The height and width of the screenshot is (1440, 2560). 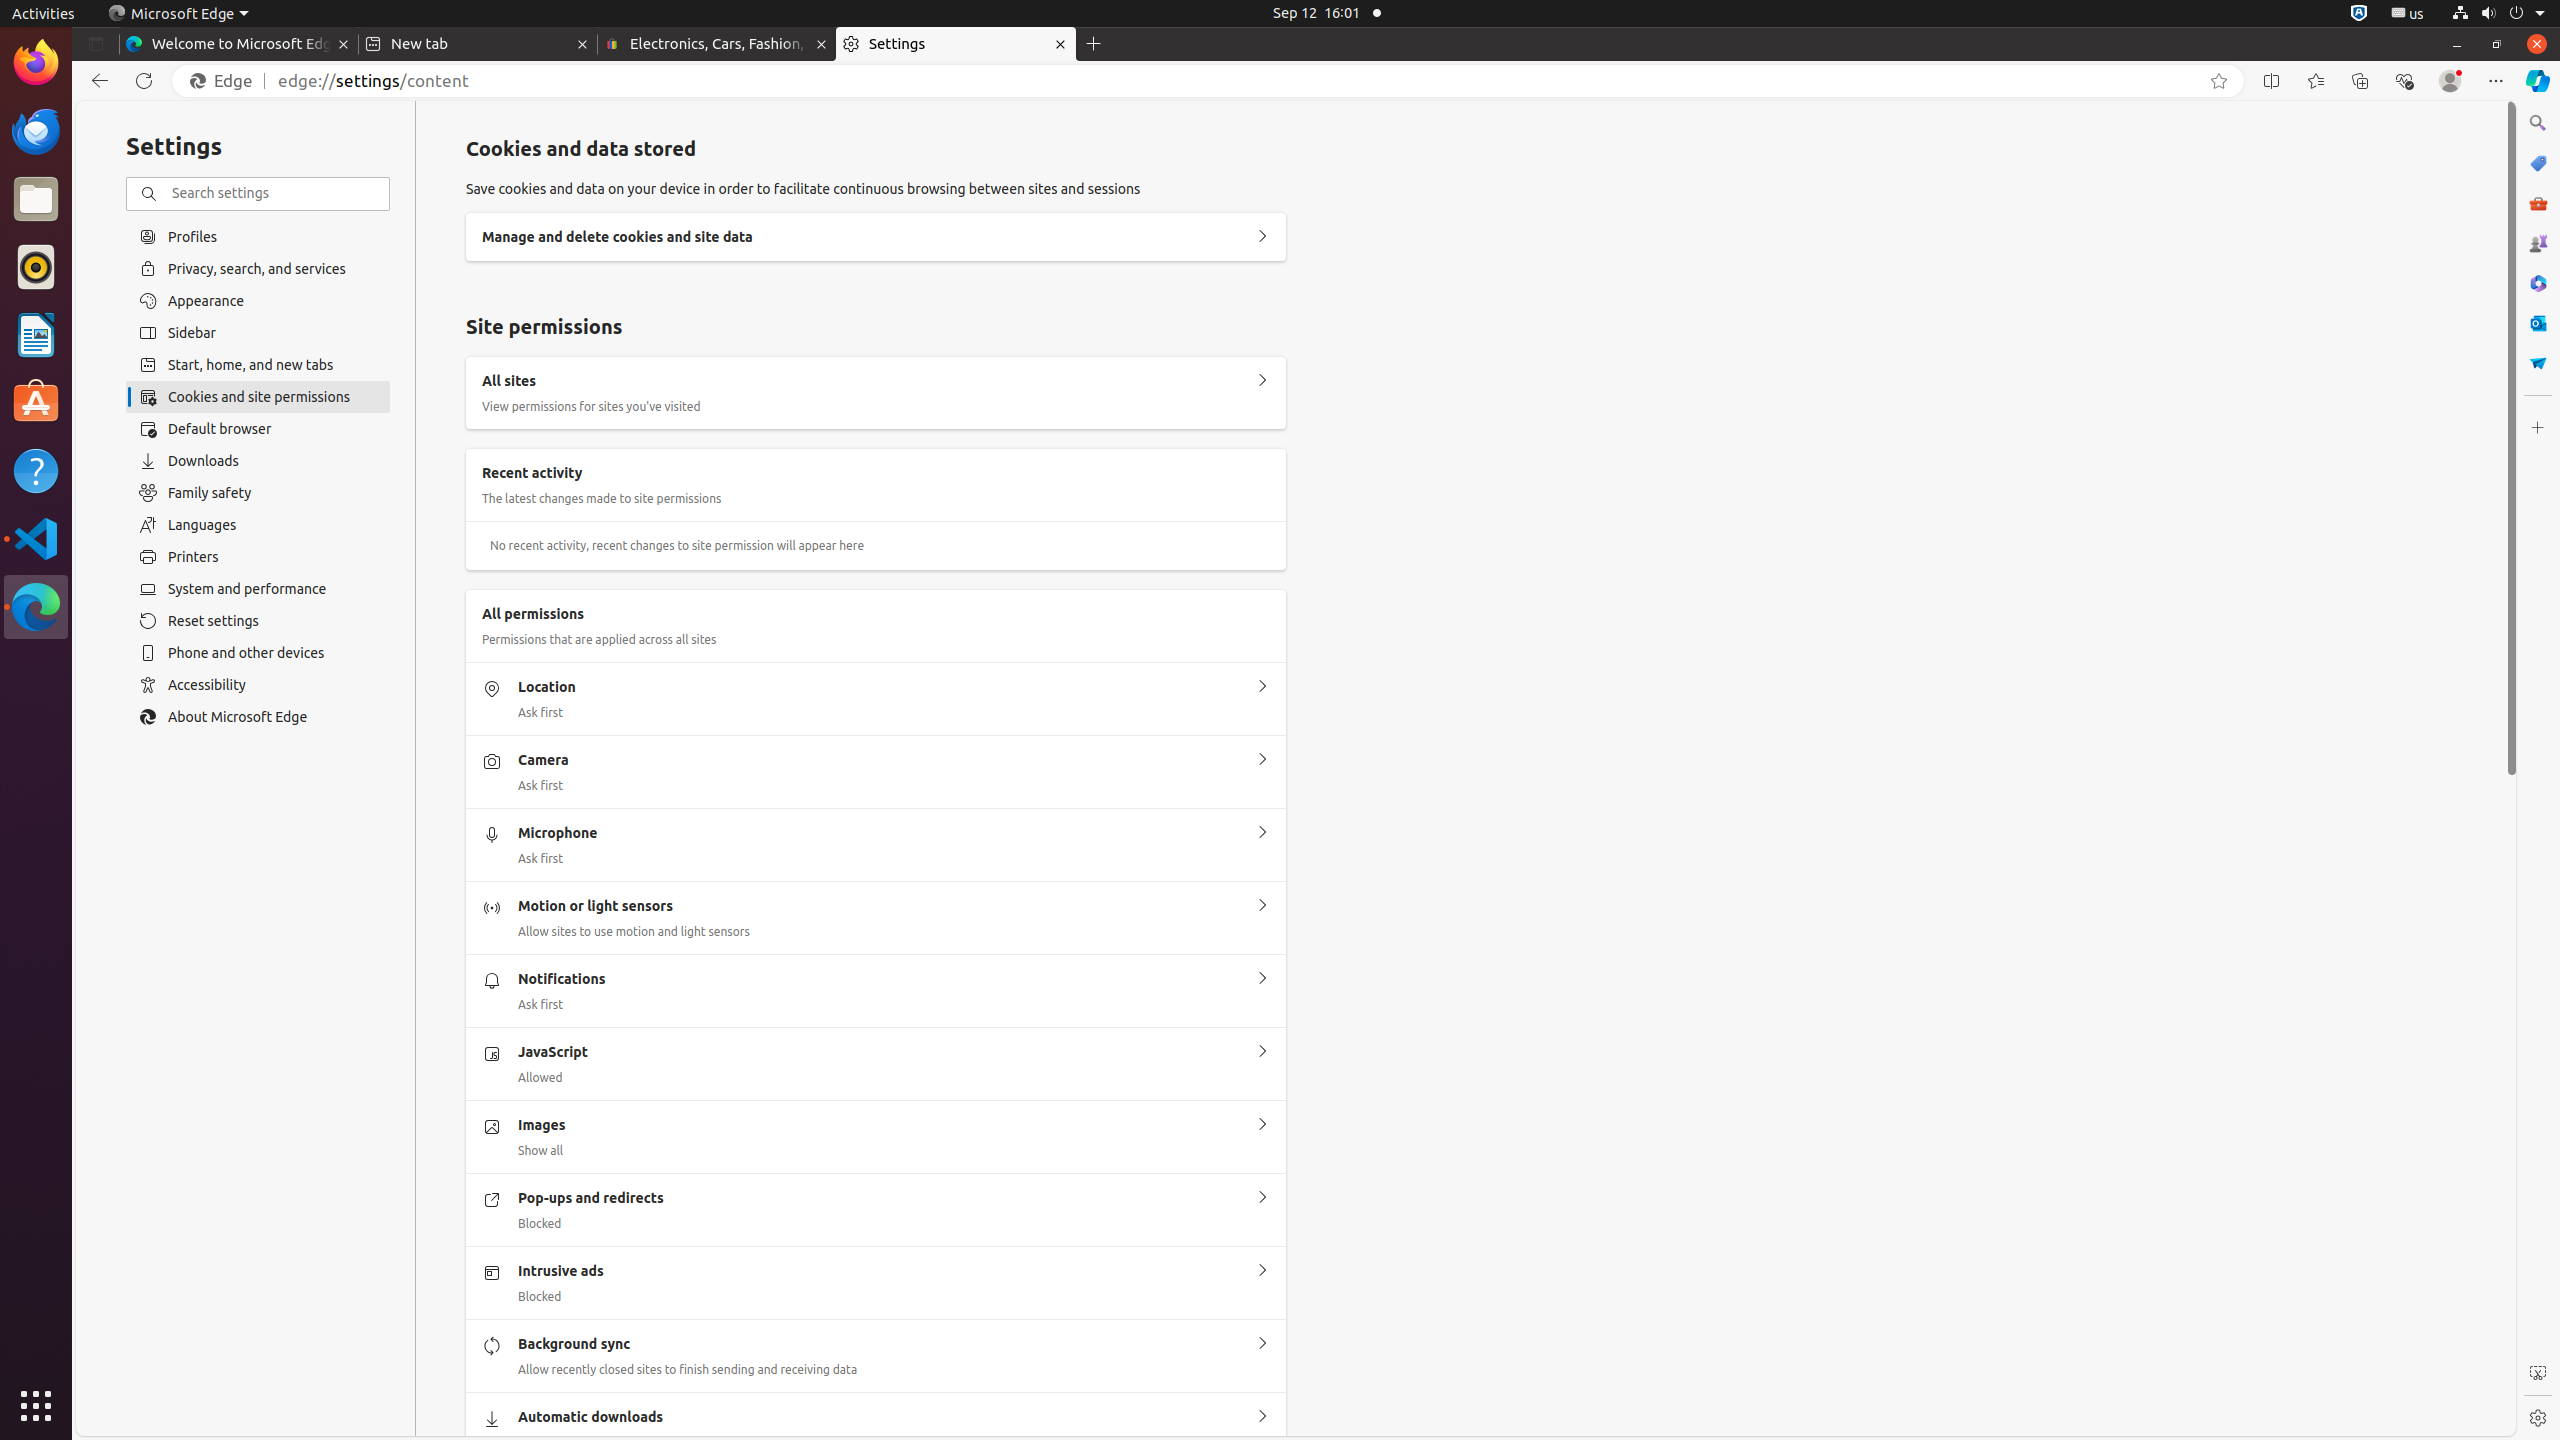 I want to click on 'Favorites', so click(x=2315, y=80).